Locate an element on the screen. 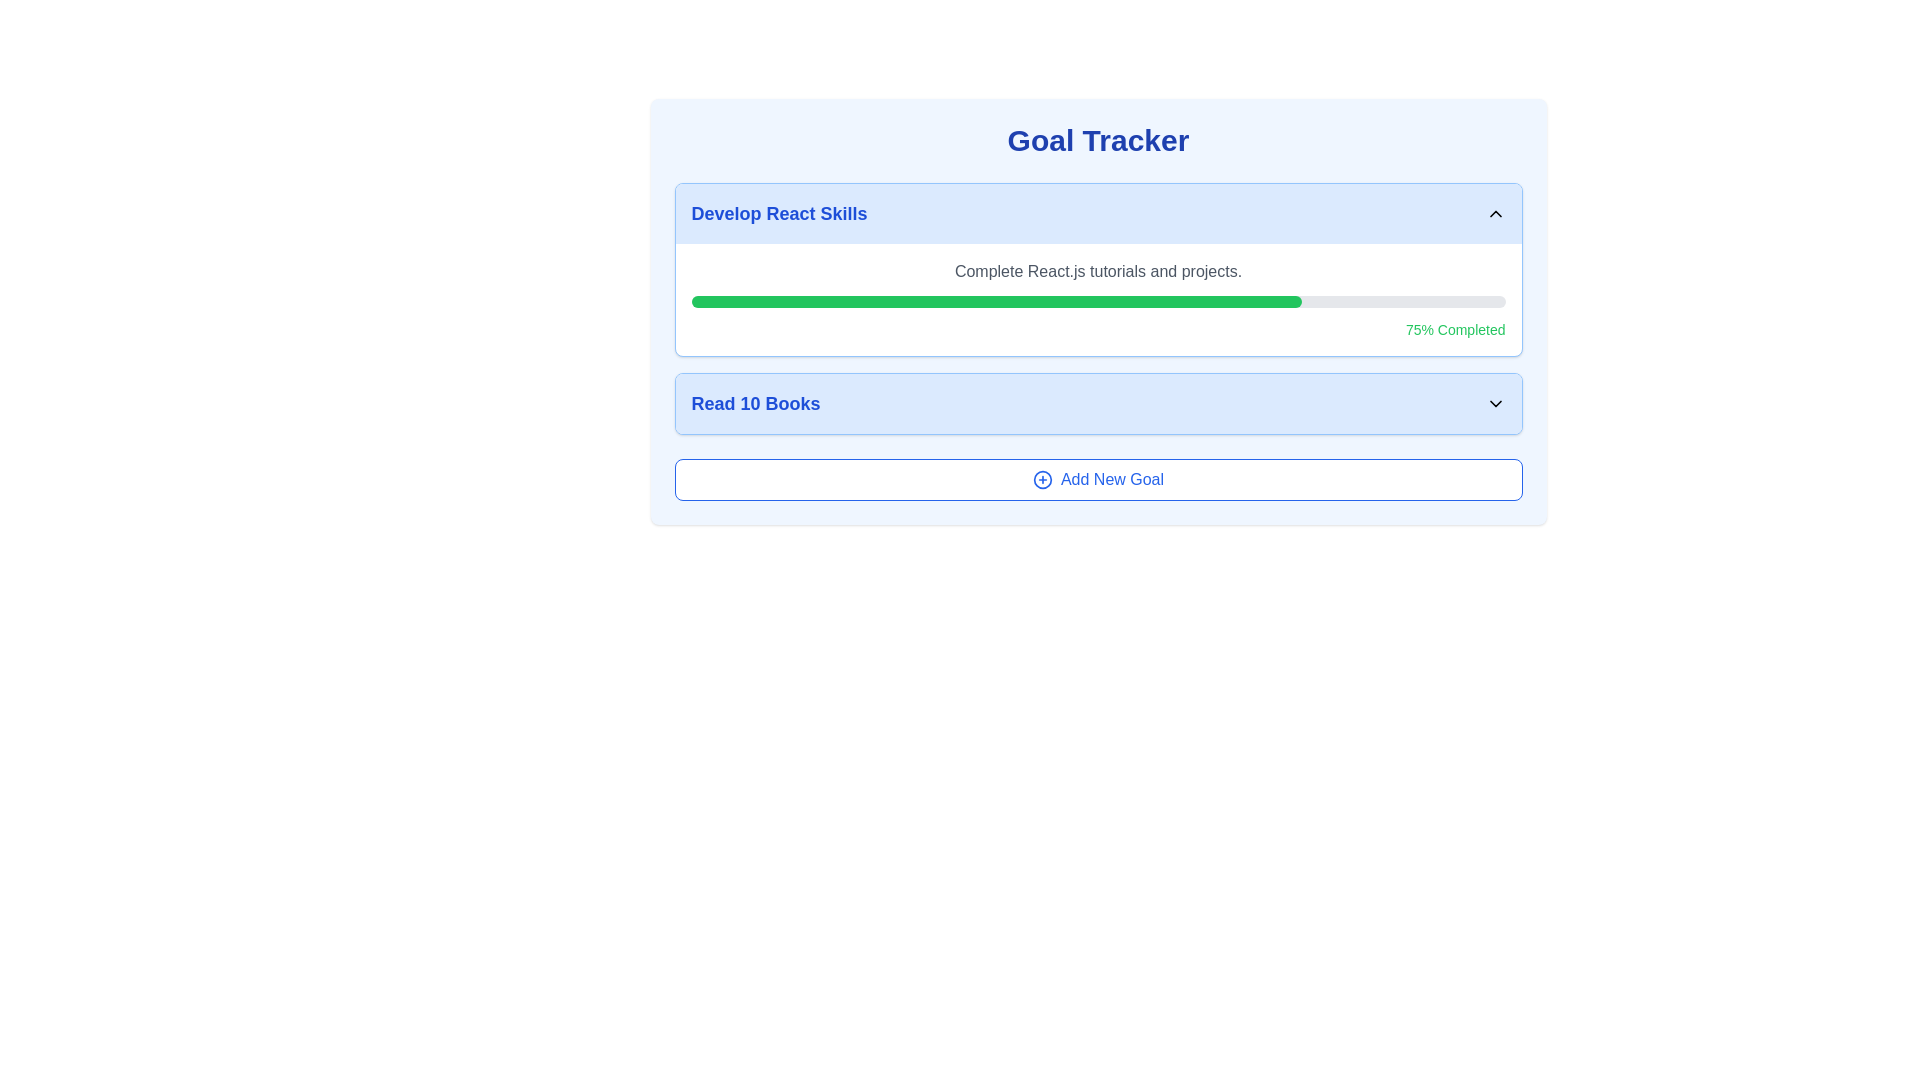 The width and height of the screenshot is (1920, 1080). the icon representing the option to add a new item or goal, which is located to the left of the text 'Add New Goal' within a button at the bottom section of the interface is located at coordinates (1041, 479).